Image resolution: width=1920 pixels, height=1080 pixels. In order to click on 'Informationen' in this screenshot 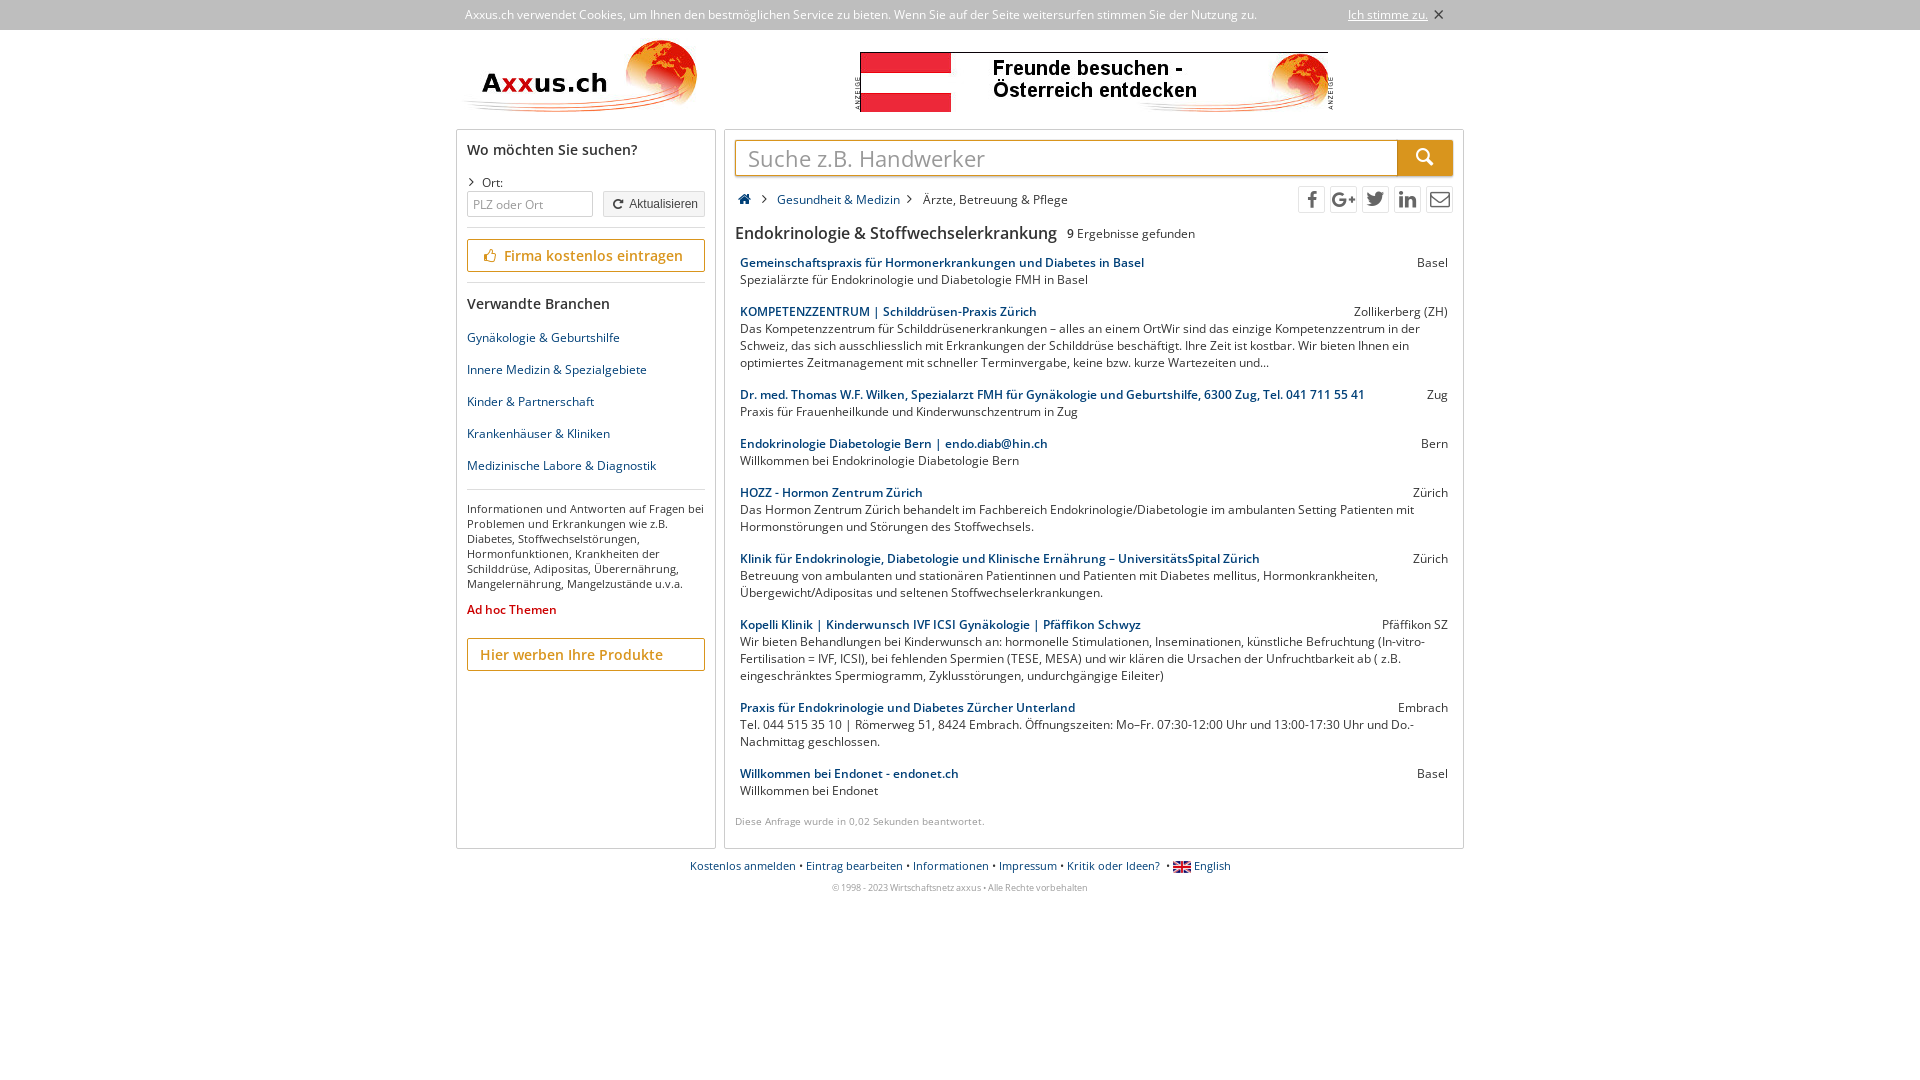, I will do `click(949, 864)`.